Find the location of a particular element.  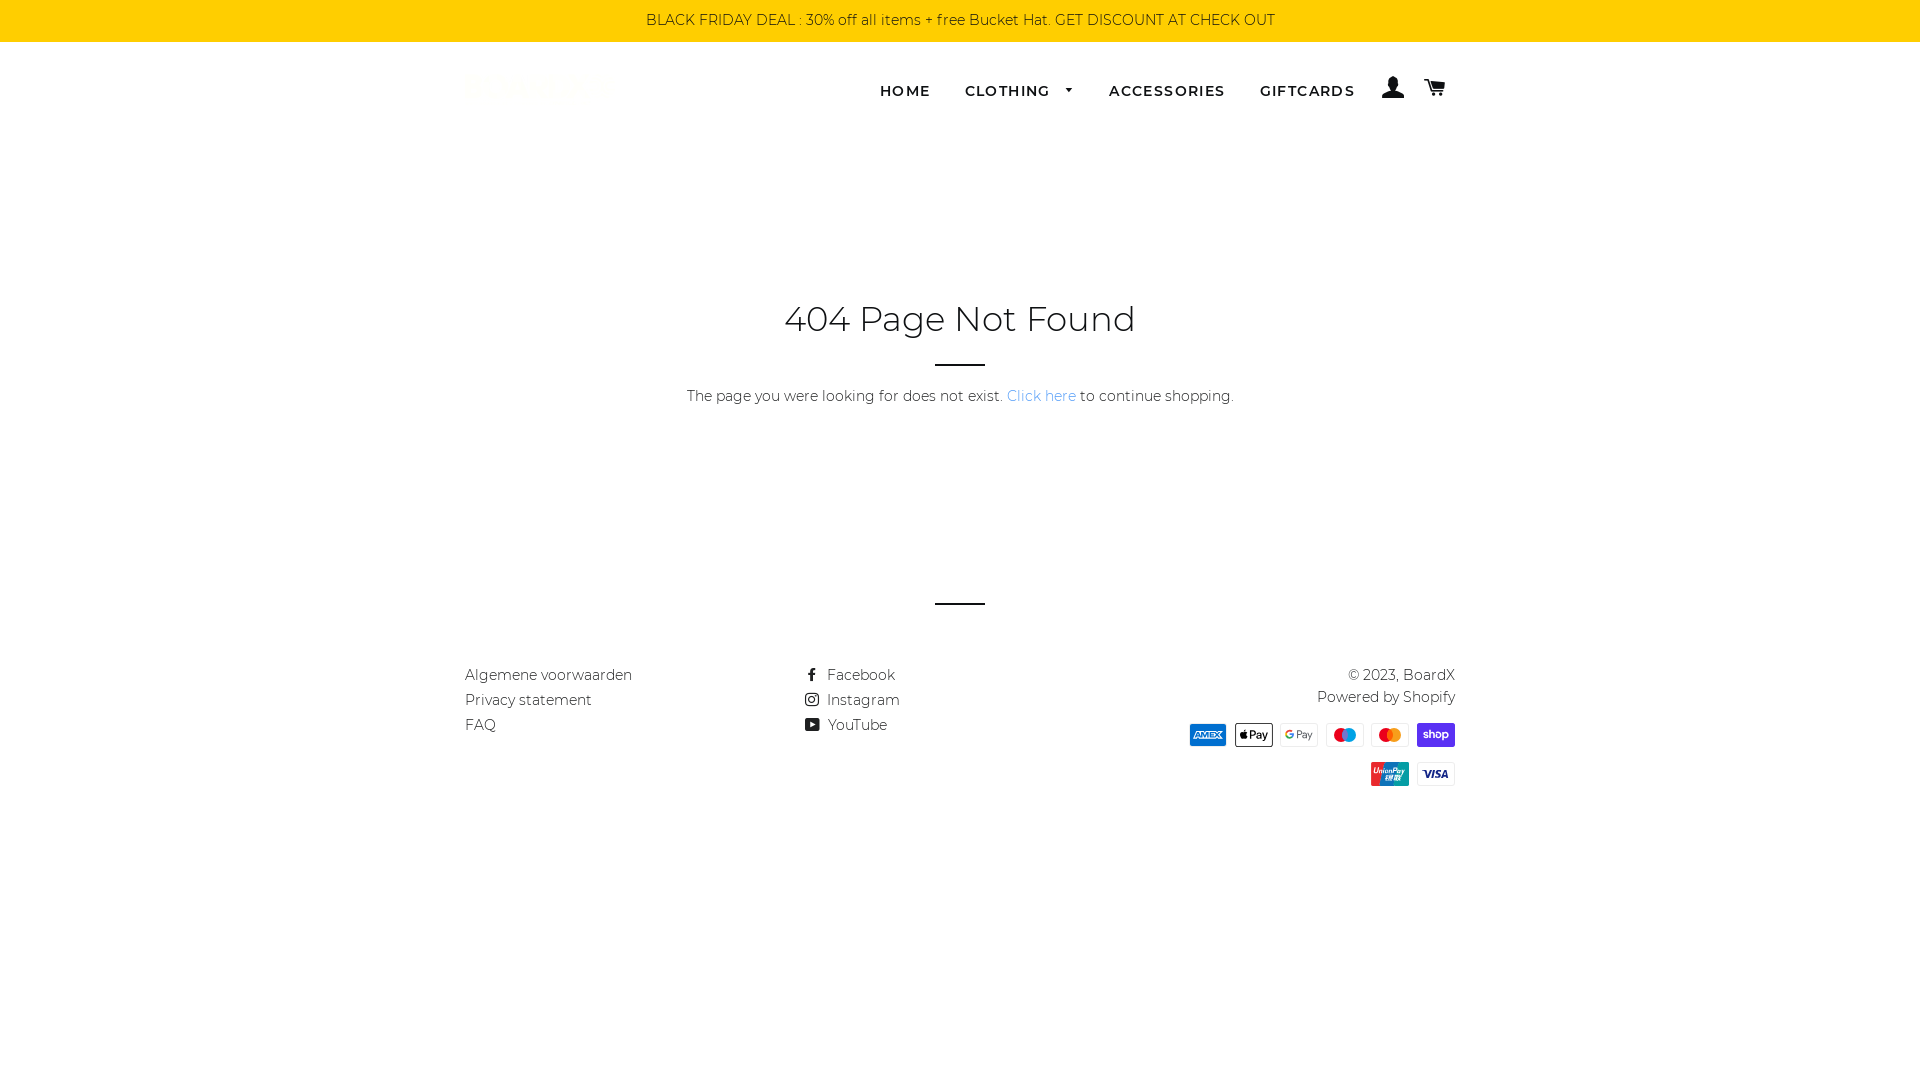

'CART' is located at coordinates (1415, 87).